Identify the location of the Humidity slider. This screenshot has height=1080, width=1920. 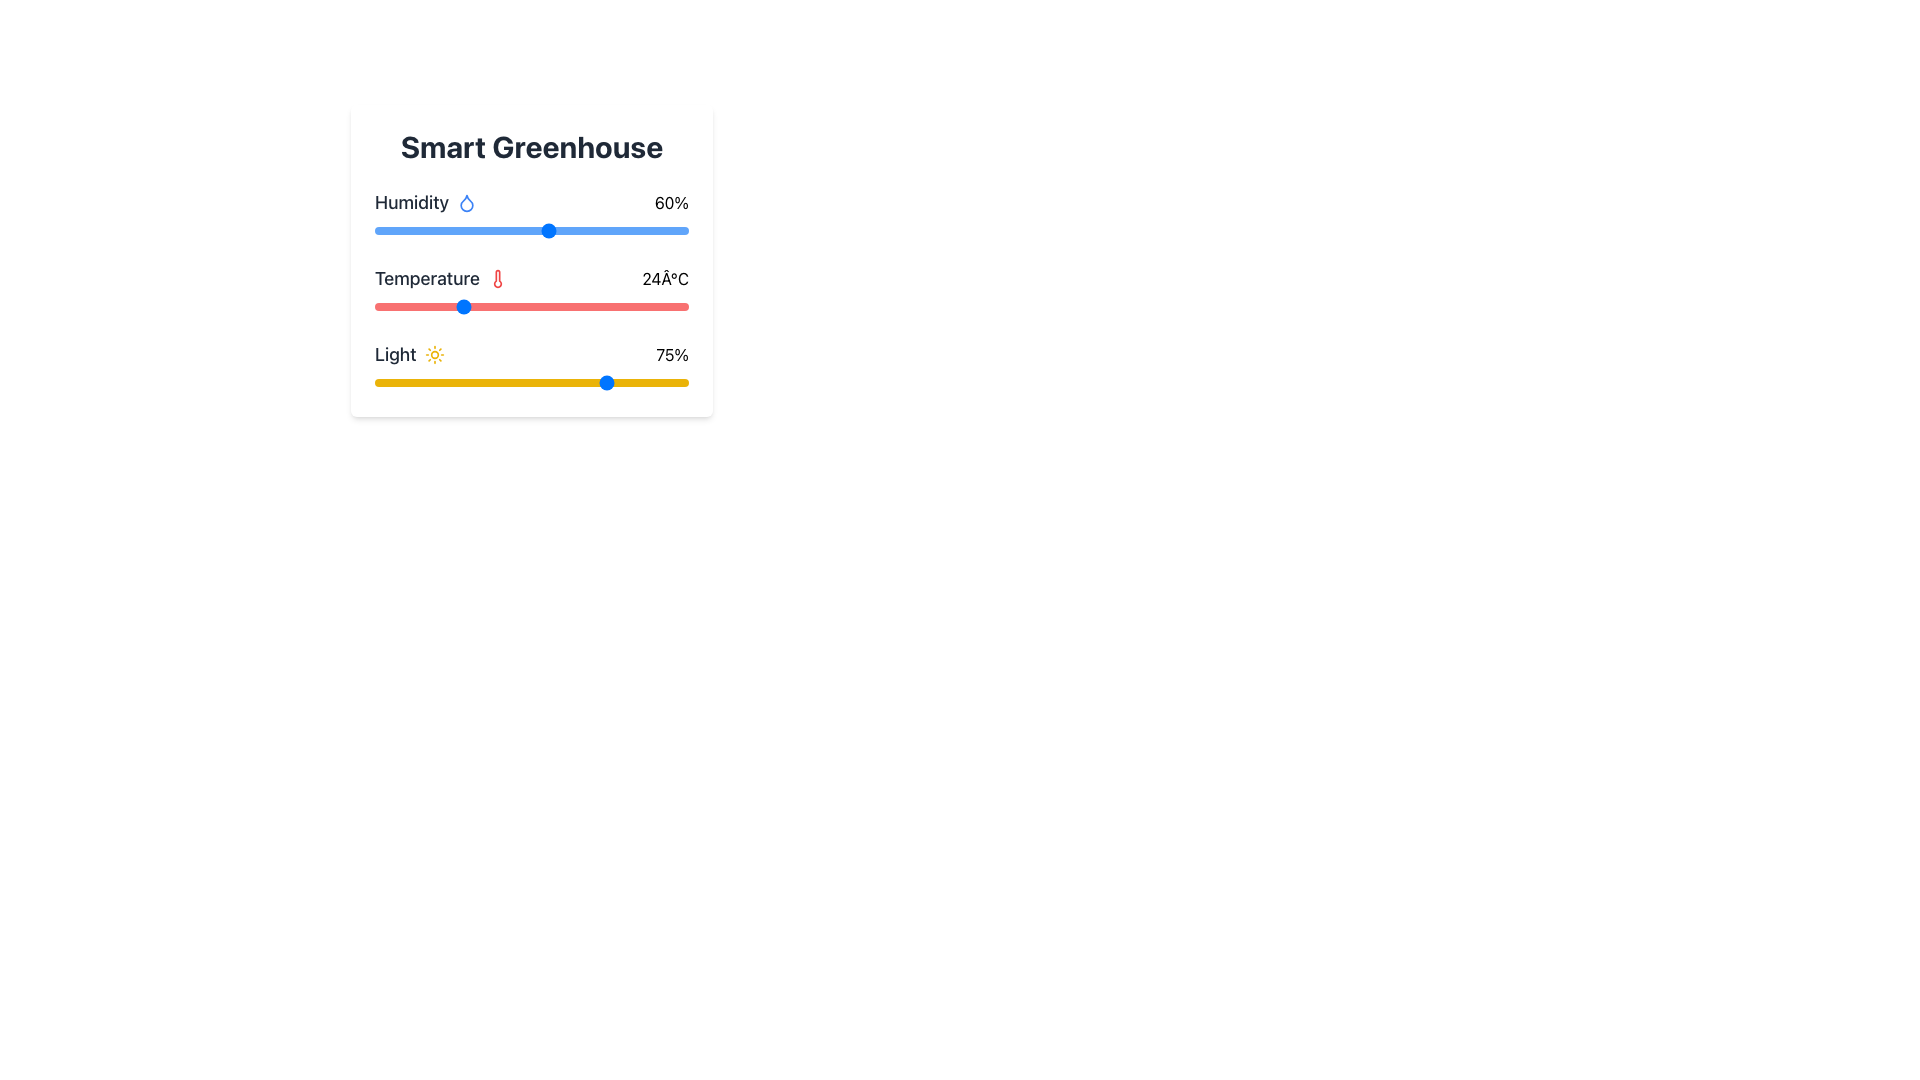
(381, 230).